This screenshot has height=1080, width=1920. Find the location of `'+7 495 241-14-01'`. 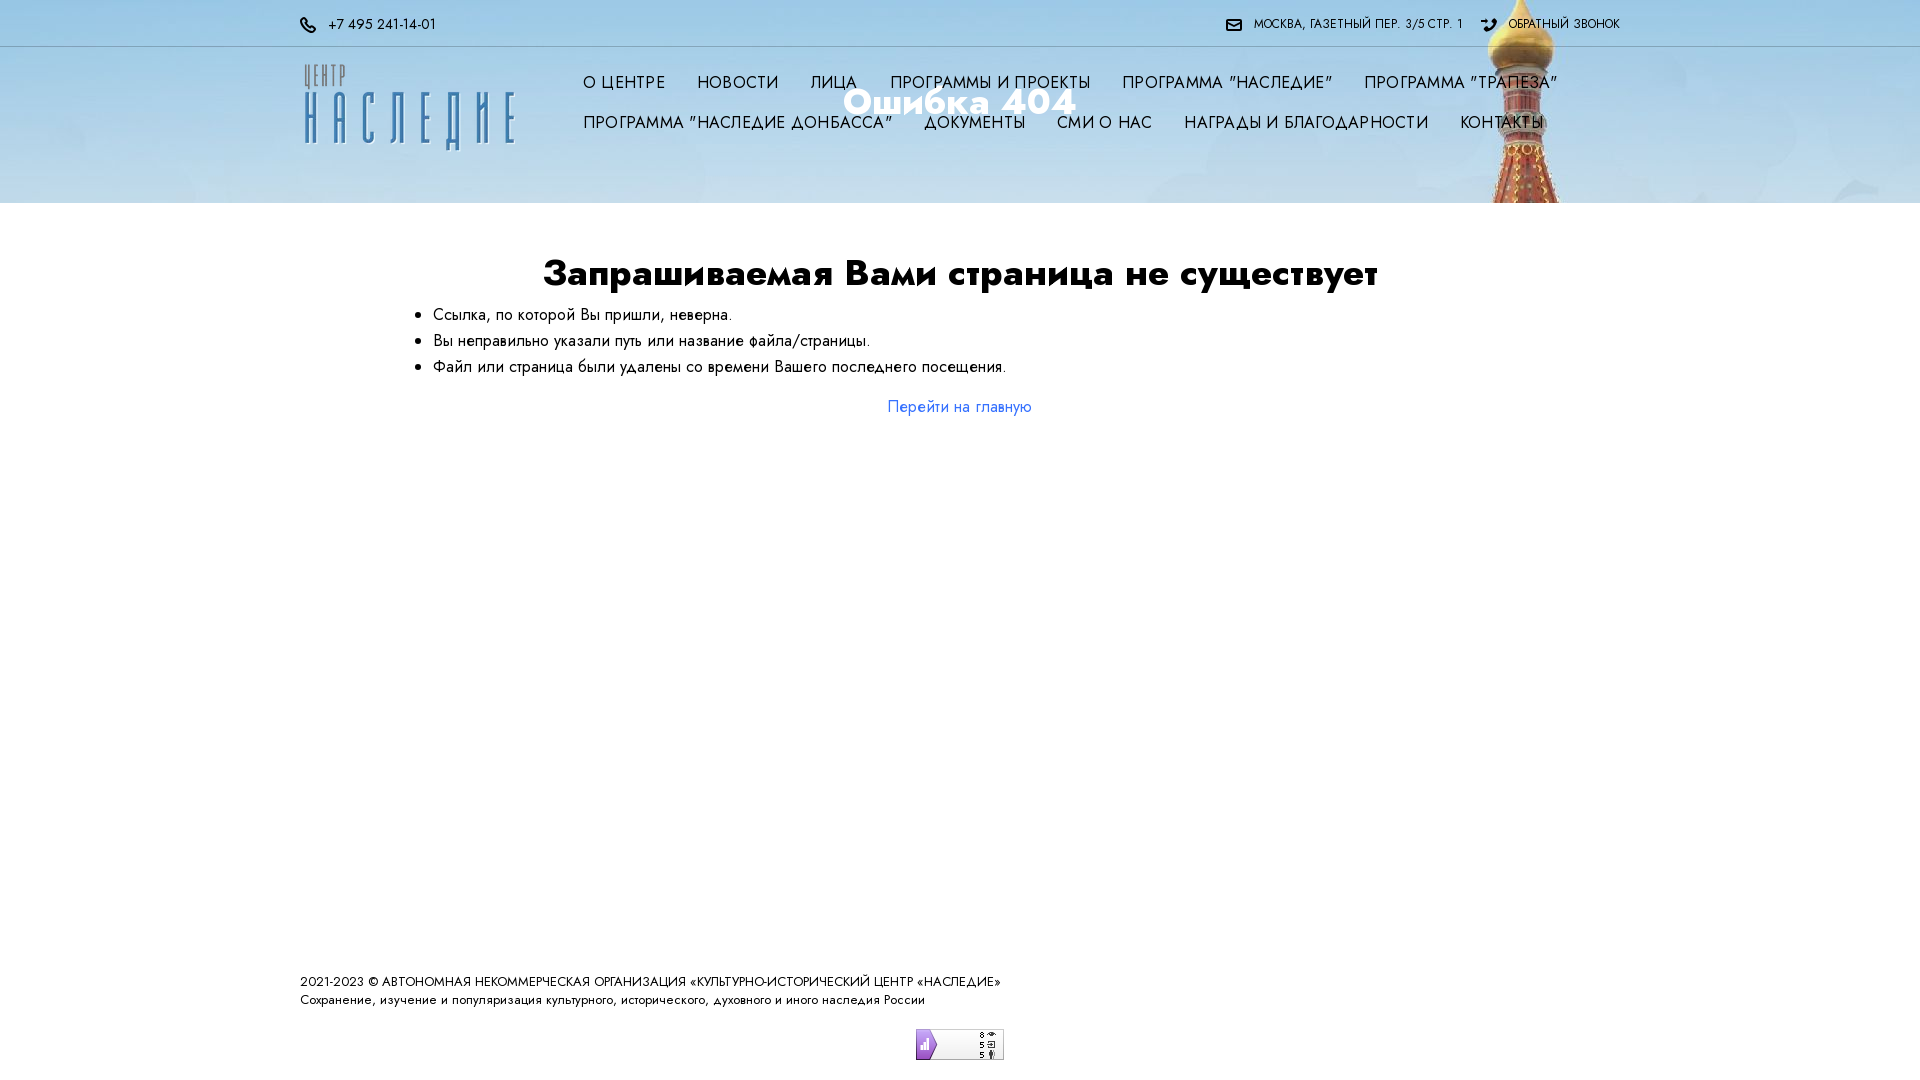

'+7 495 241-14-01' is located at coordinates (375, 24).